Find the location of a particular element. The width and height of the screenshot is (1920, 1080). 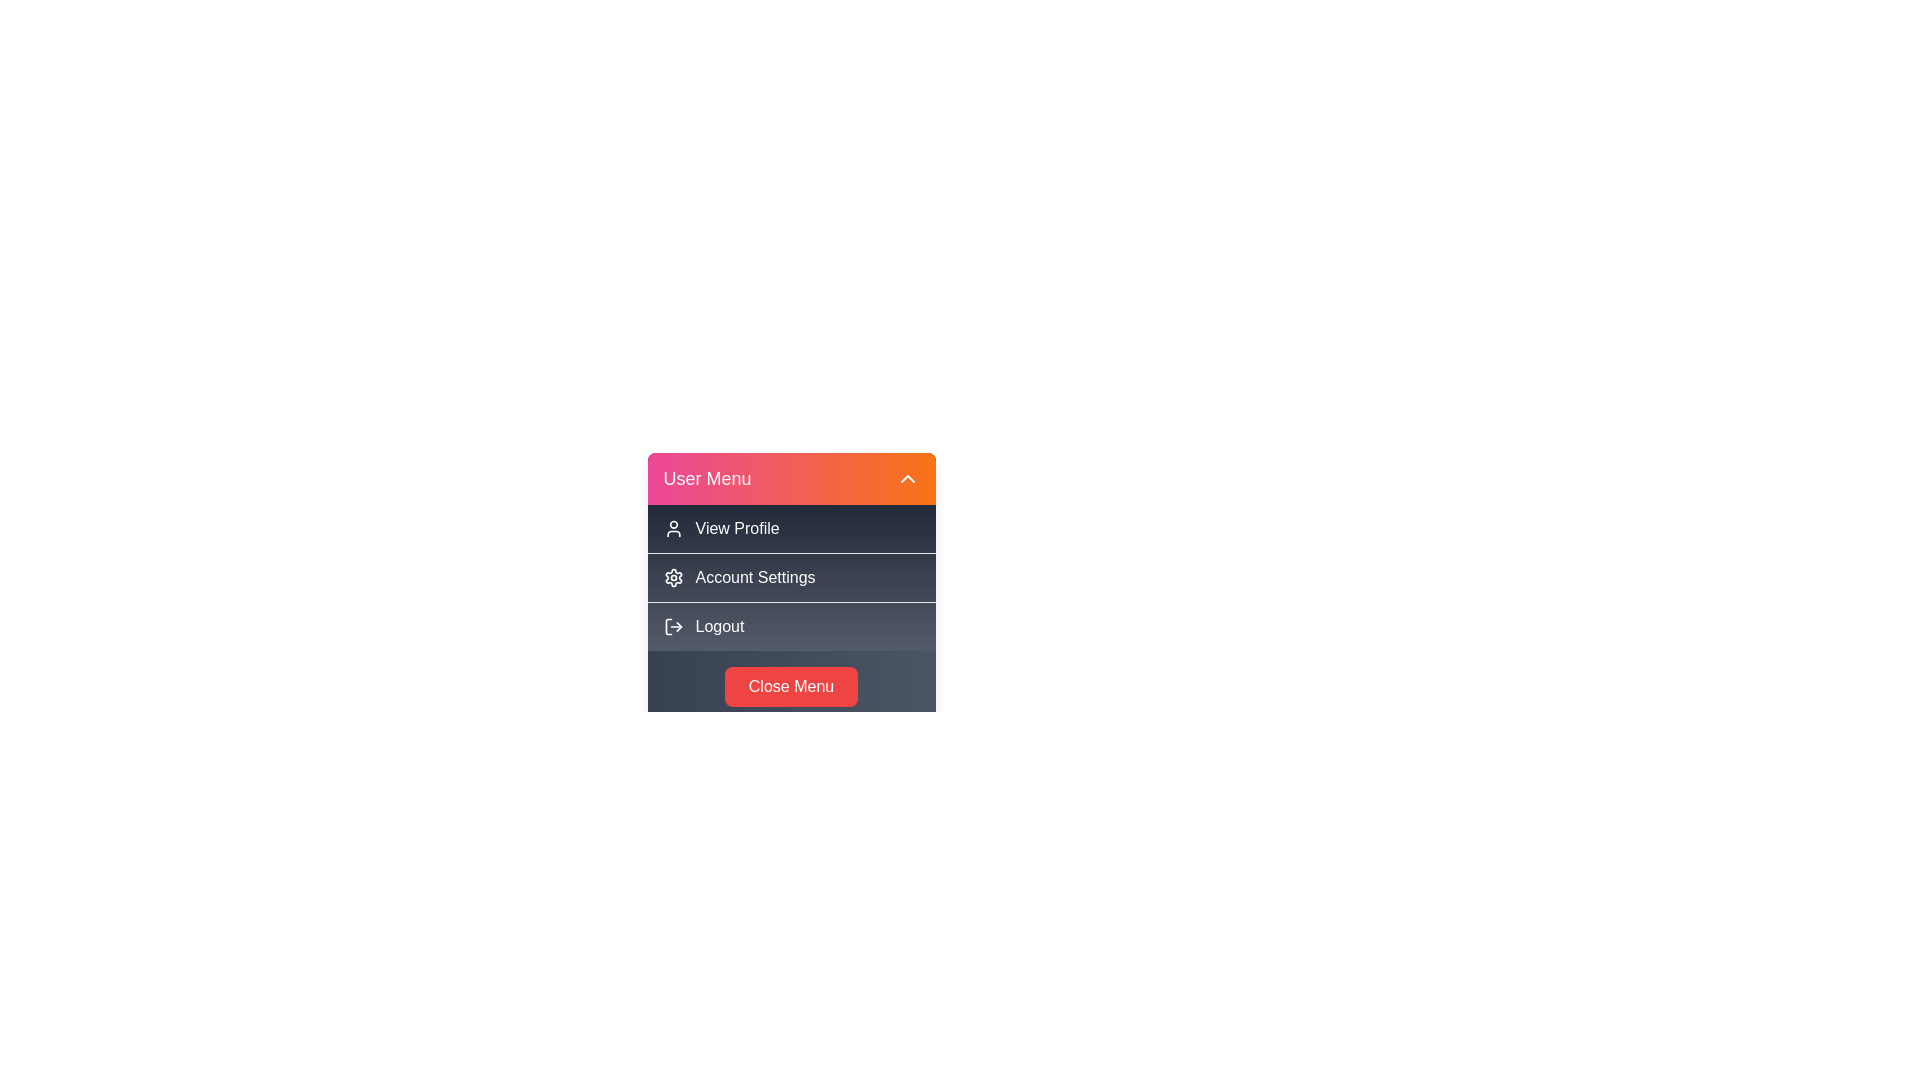

the 'Close Menu' button to close the menu is located at coordinates (790, 685).